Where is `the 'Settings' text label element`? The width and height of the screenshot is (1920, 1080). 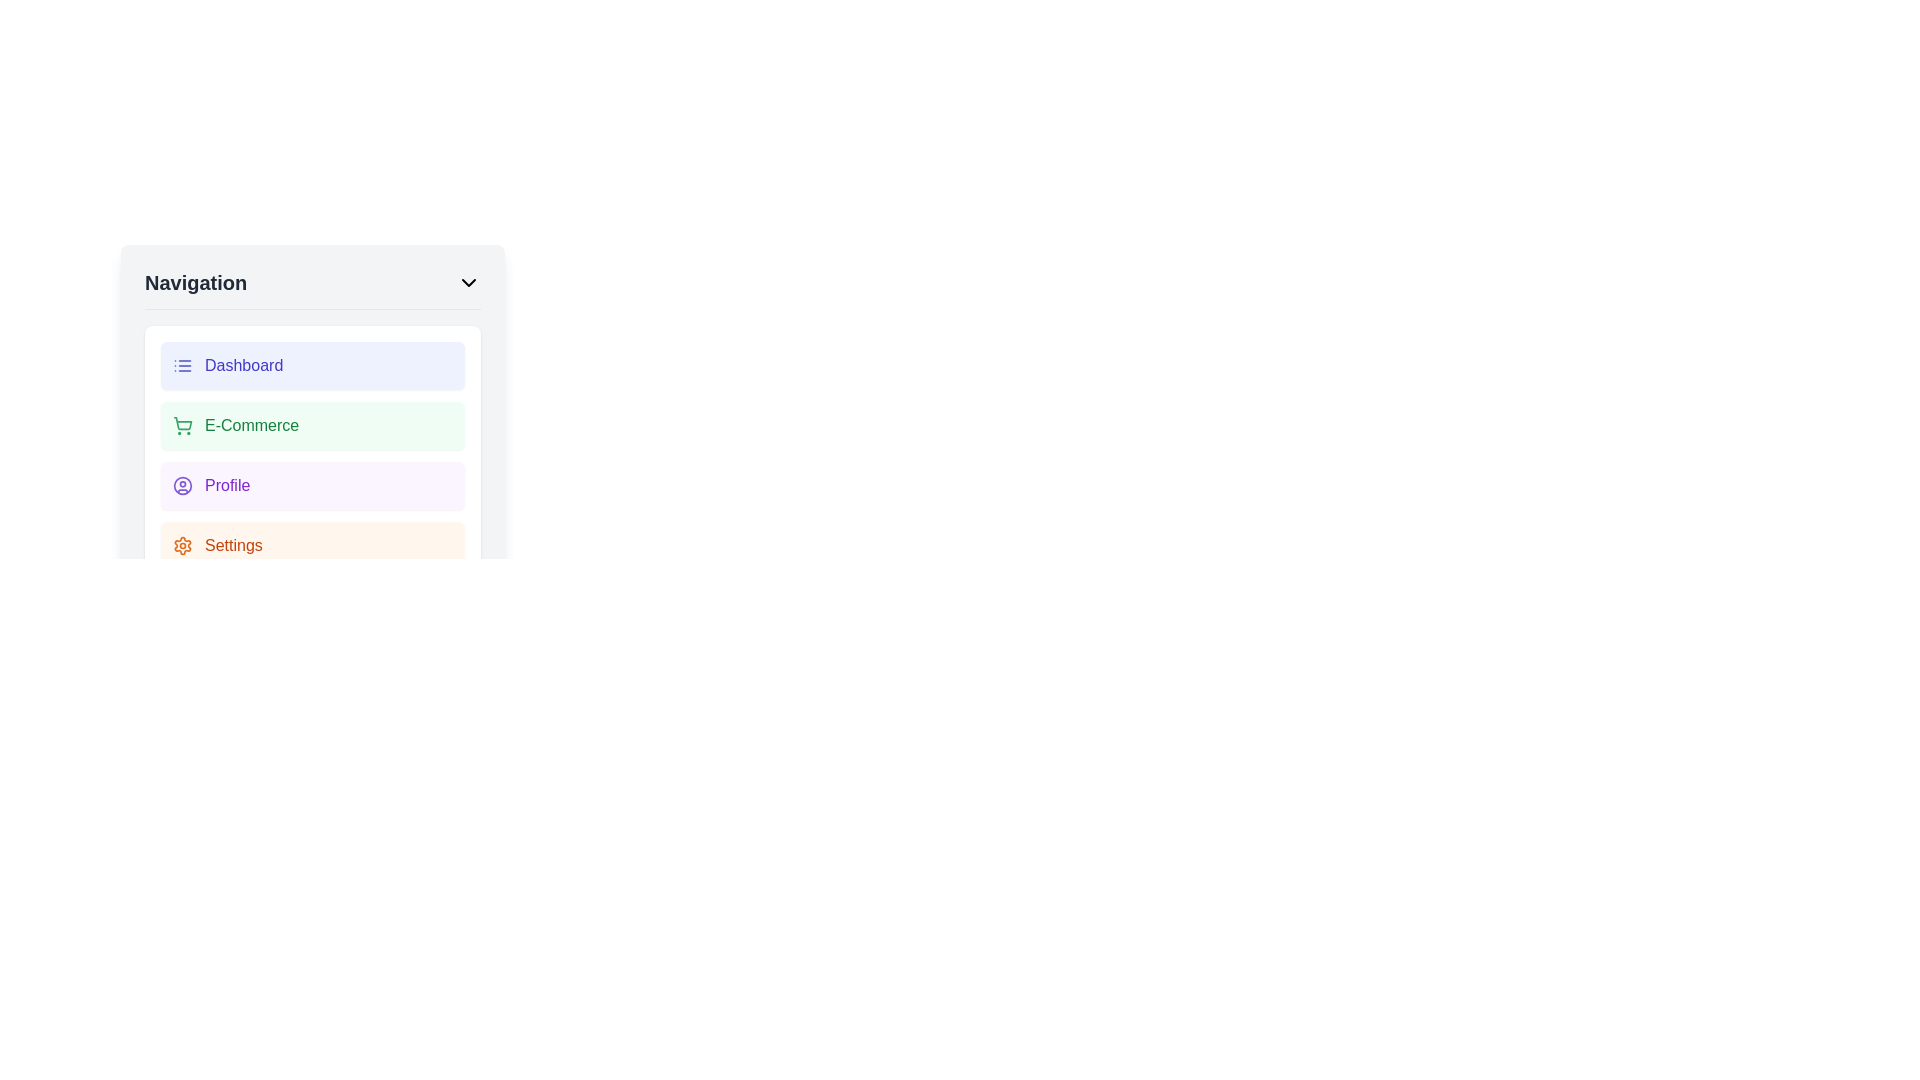 the 'Settings' text label element is located at coordinates (233, 546).